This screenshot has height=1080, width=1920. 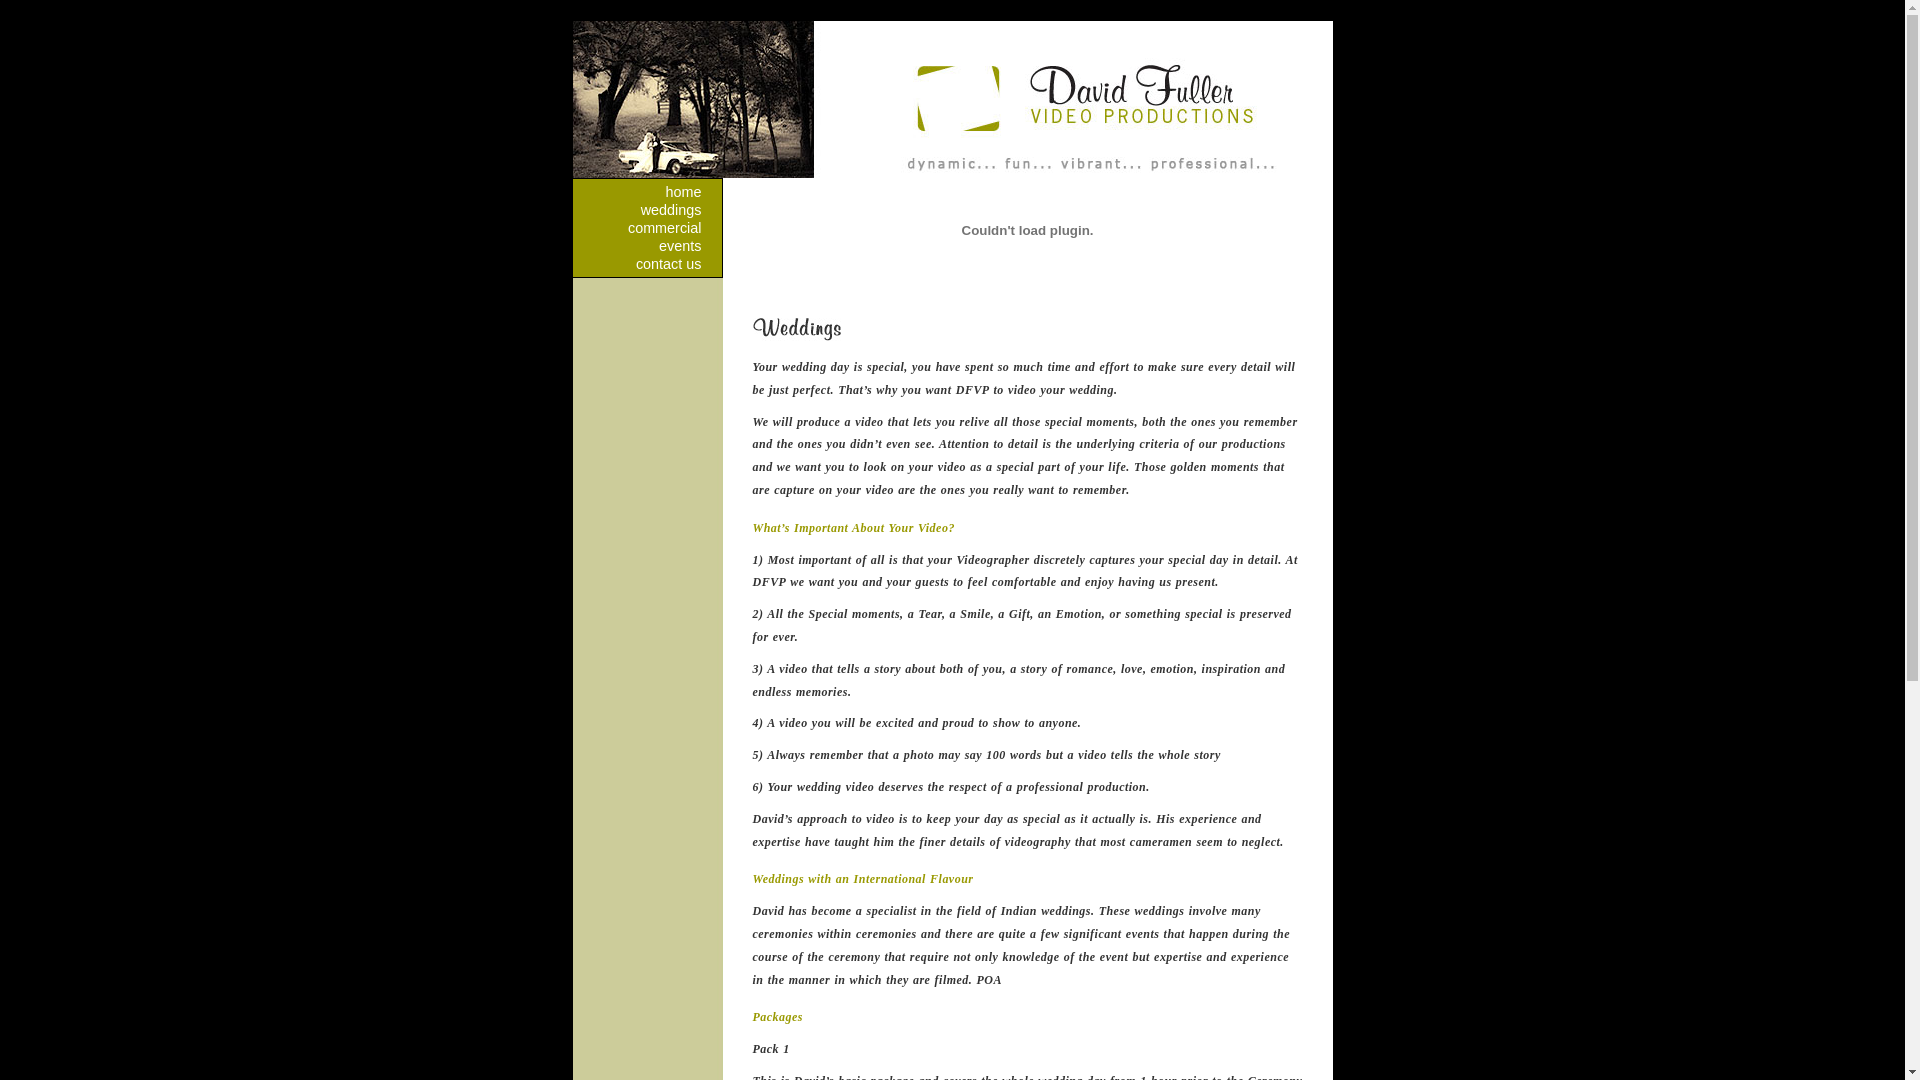 What do you see at coordinates (646, 192) in the screenshot?
I see `'home'` at bounding box center [646, 192].